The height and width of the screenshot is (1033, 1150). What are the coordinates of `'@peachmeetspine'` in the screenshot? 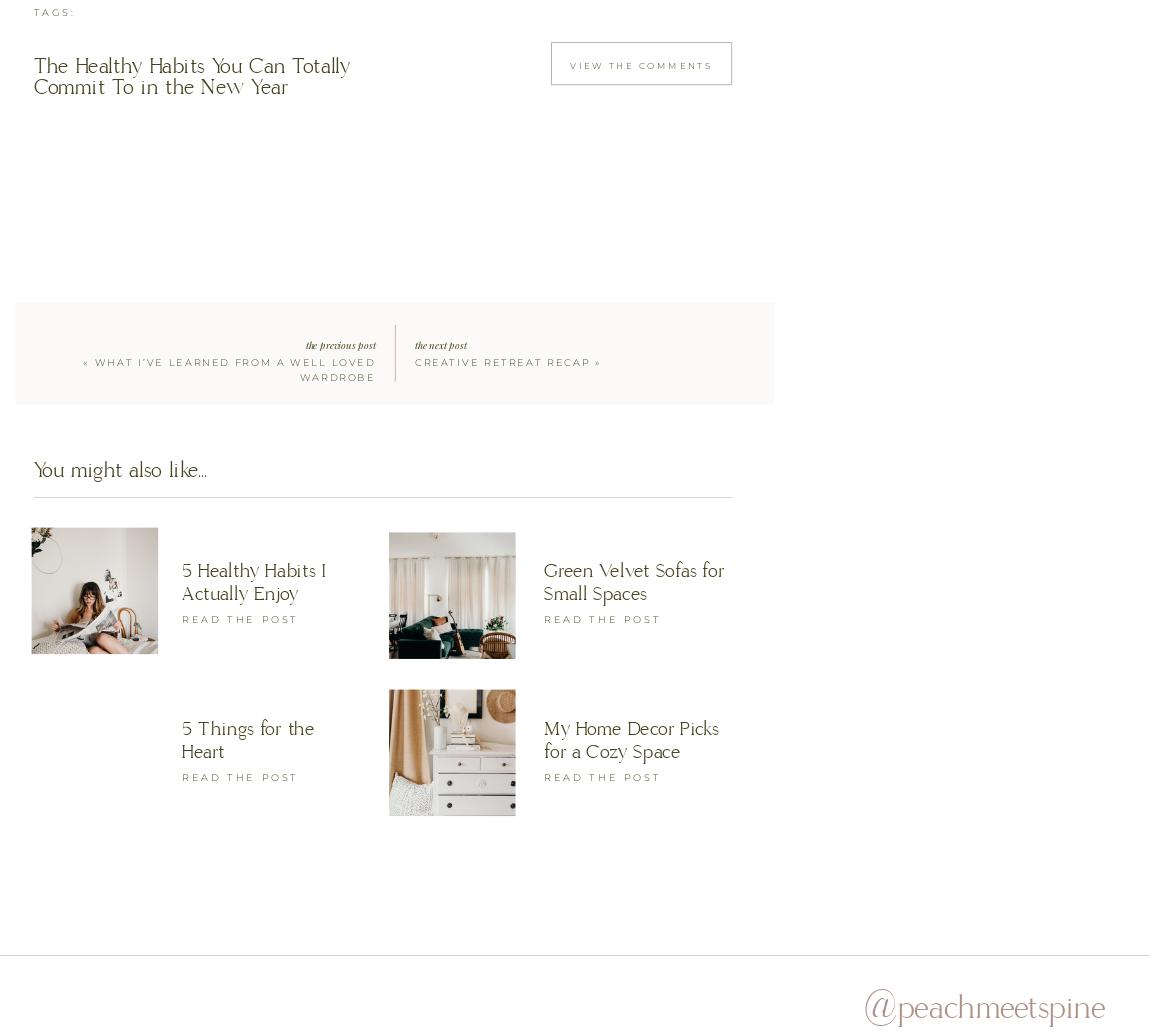 It's located at (984, 1007).